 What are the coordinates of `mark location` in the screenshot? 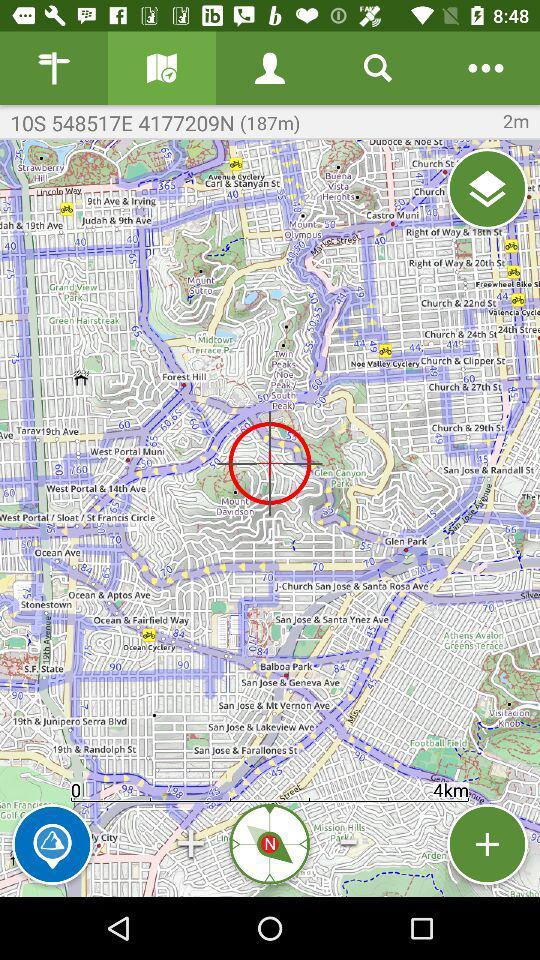 It's located at (52, 843).